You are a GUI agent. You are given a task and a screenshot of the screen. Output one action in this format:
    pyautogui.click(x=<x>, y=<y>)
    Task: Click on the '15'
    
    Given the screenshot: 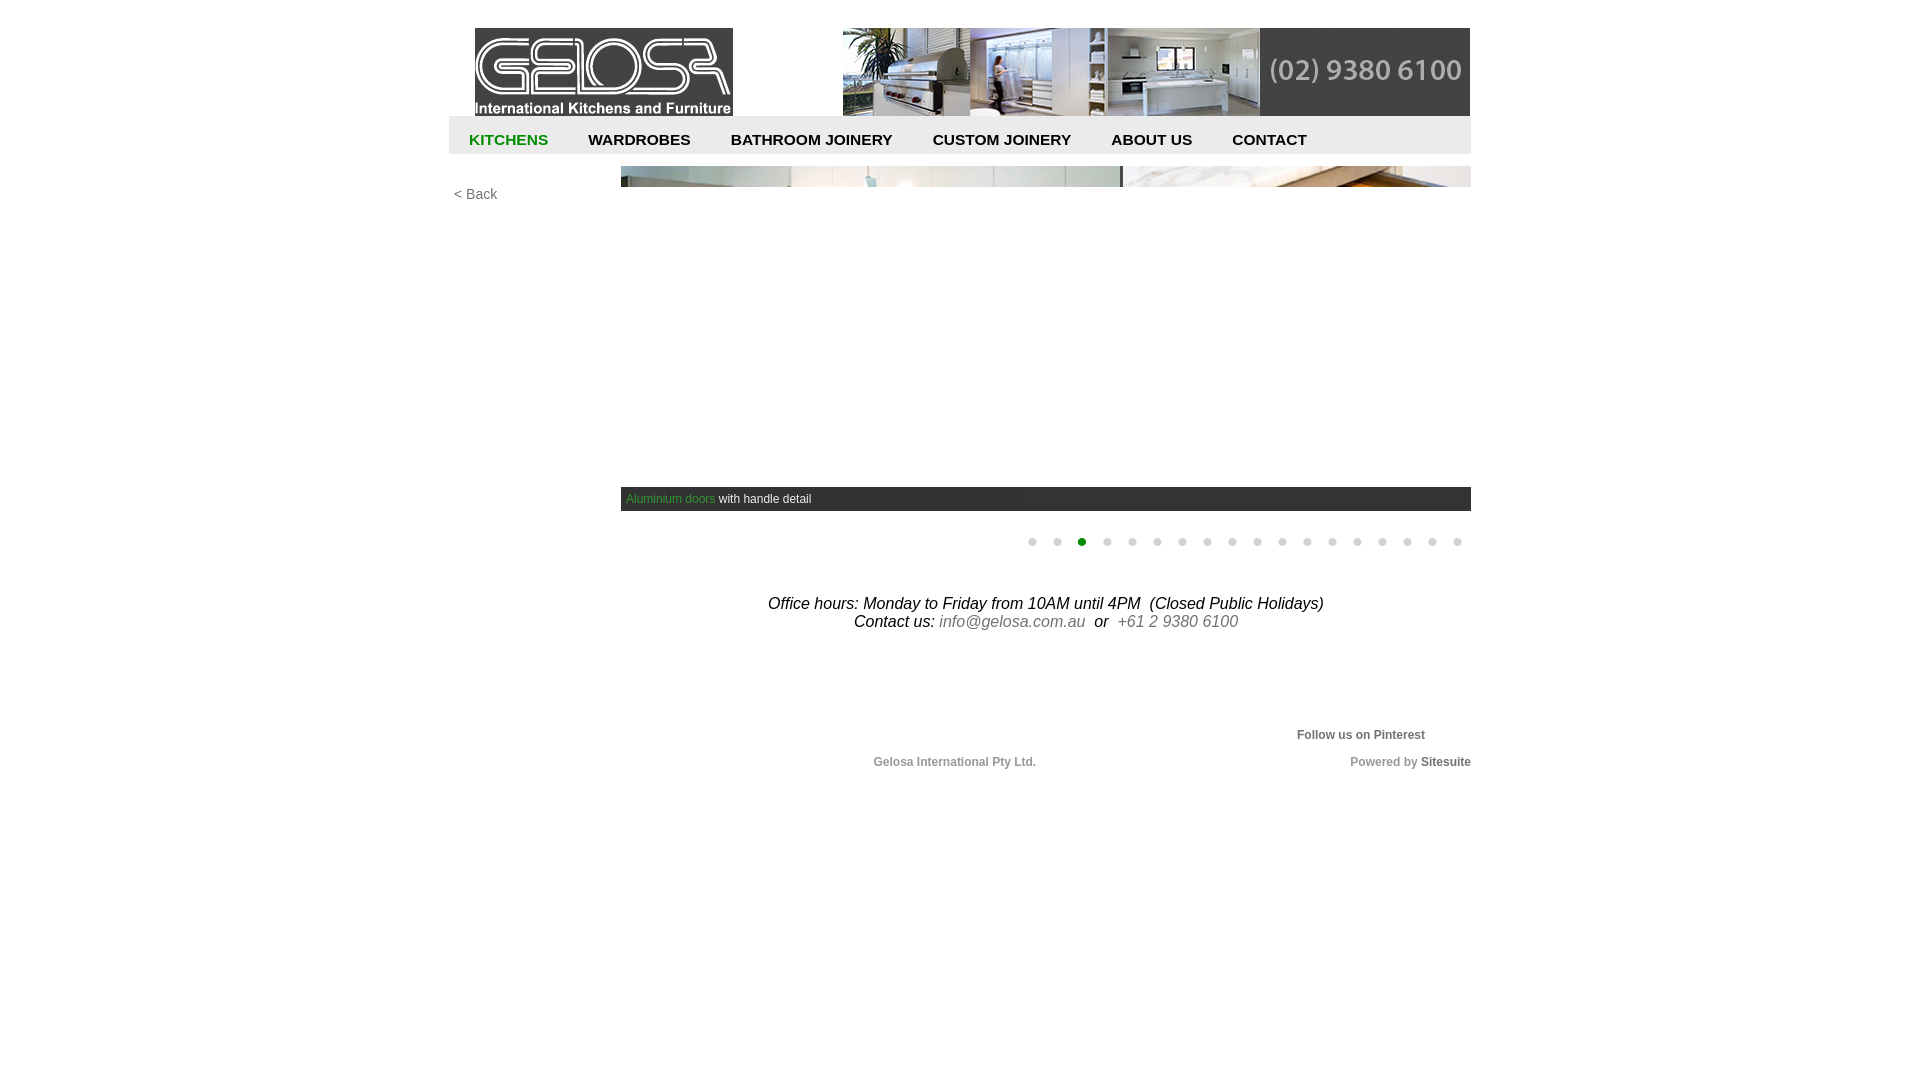 What is the action you would take?
    pyautogui.click(x=1381, y=542)
    